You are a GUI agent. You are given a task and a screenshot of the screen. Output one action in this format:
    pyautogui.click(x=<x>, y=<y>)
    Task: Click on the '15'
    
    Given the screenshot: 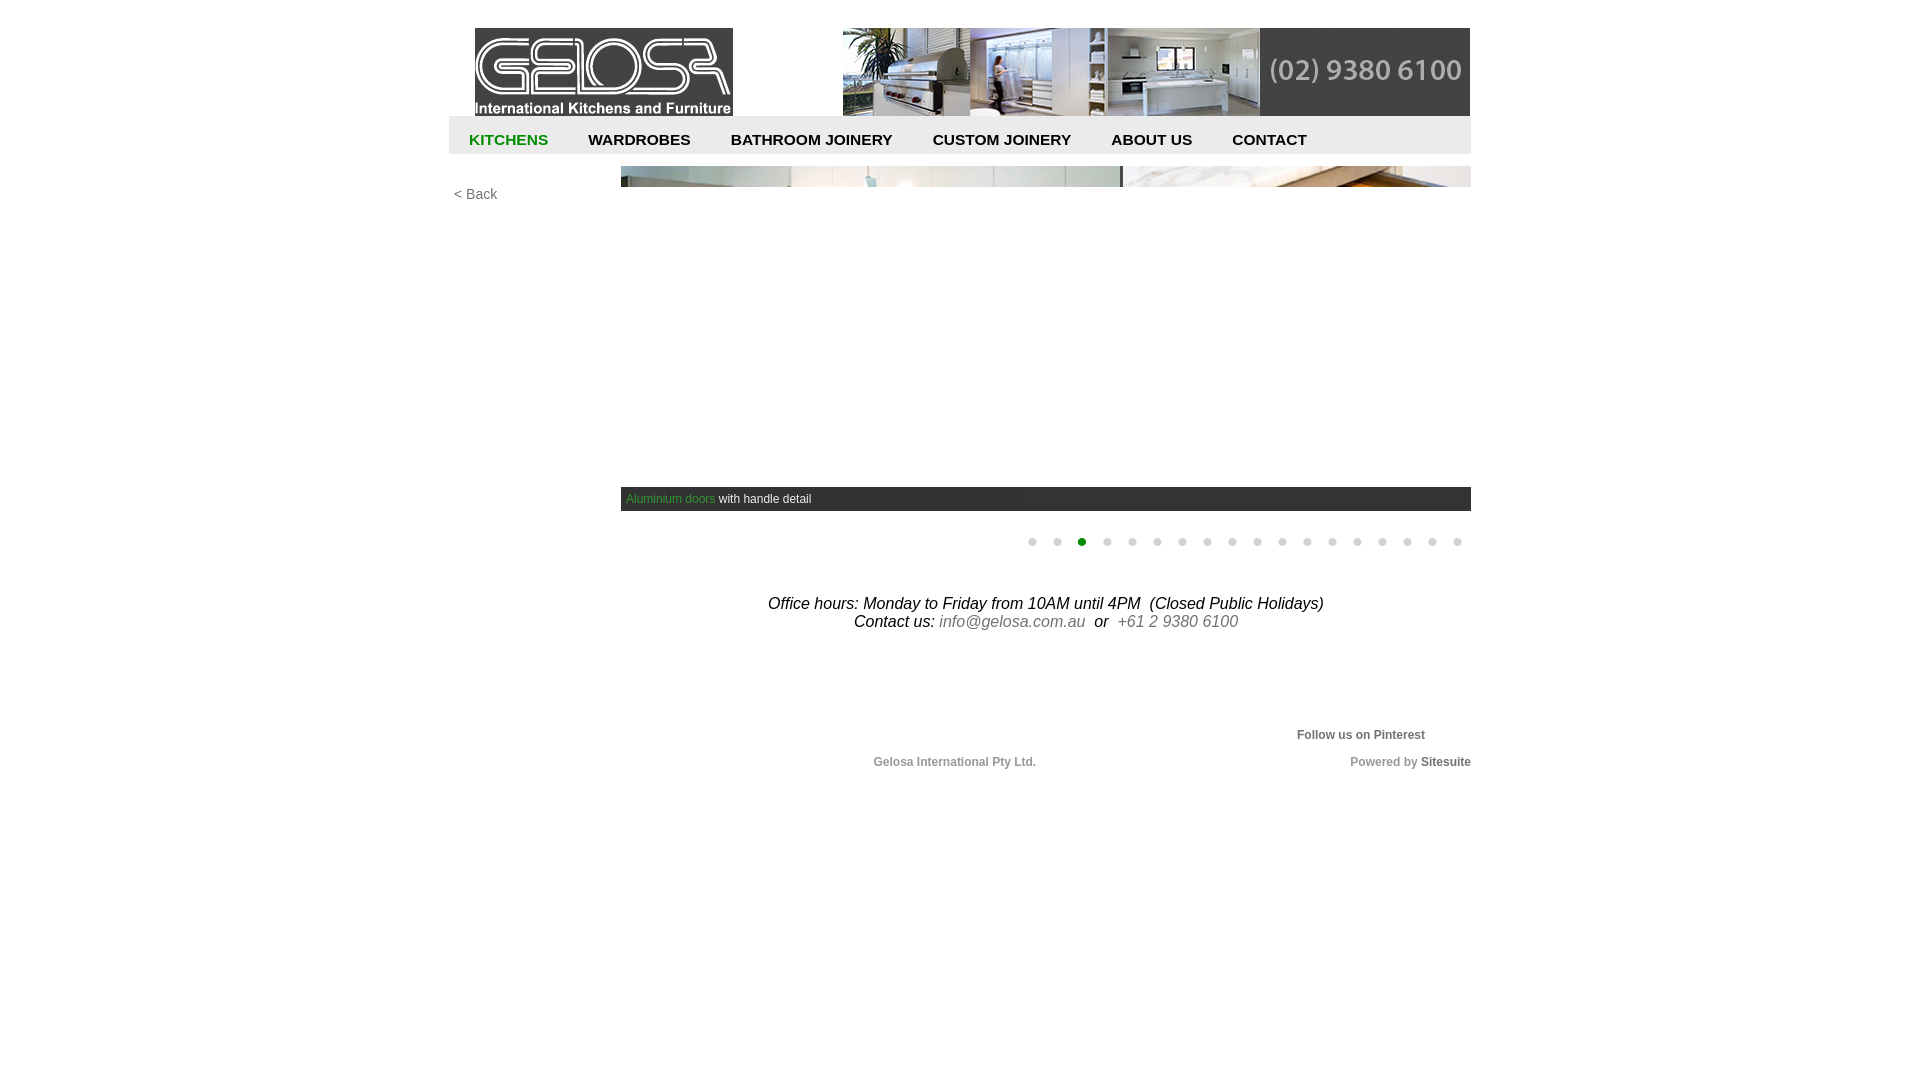 What is the action you would take?
    pyautogui.click(x=1381, y=542)
    